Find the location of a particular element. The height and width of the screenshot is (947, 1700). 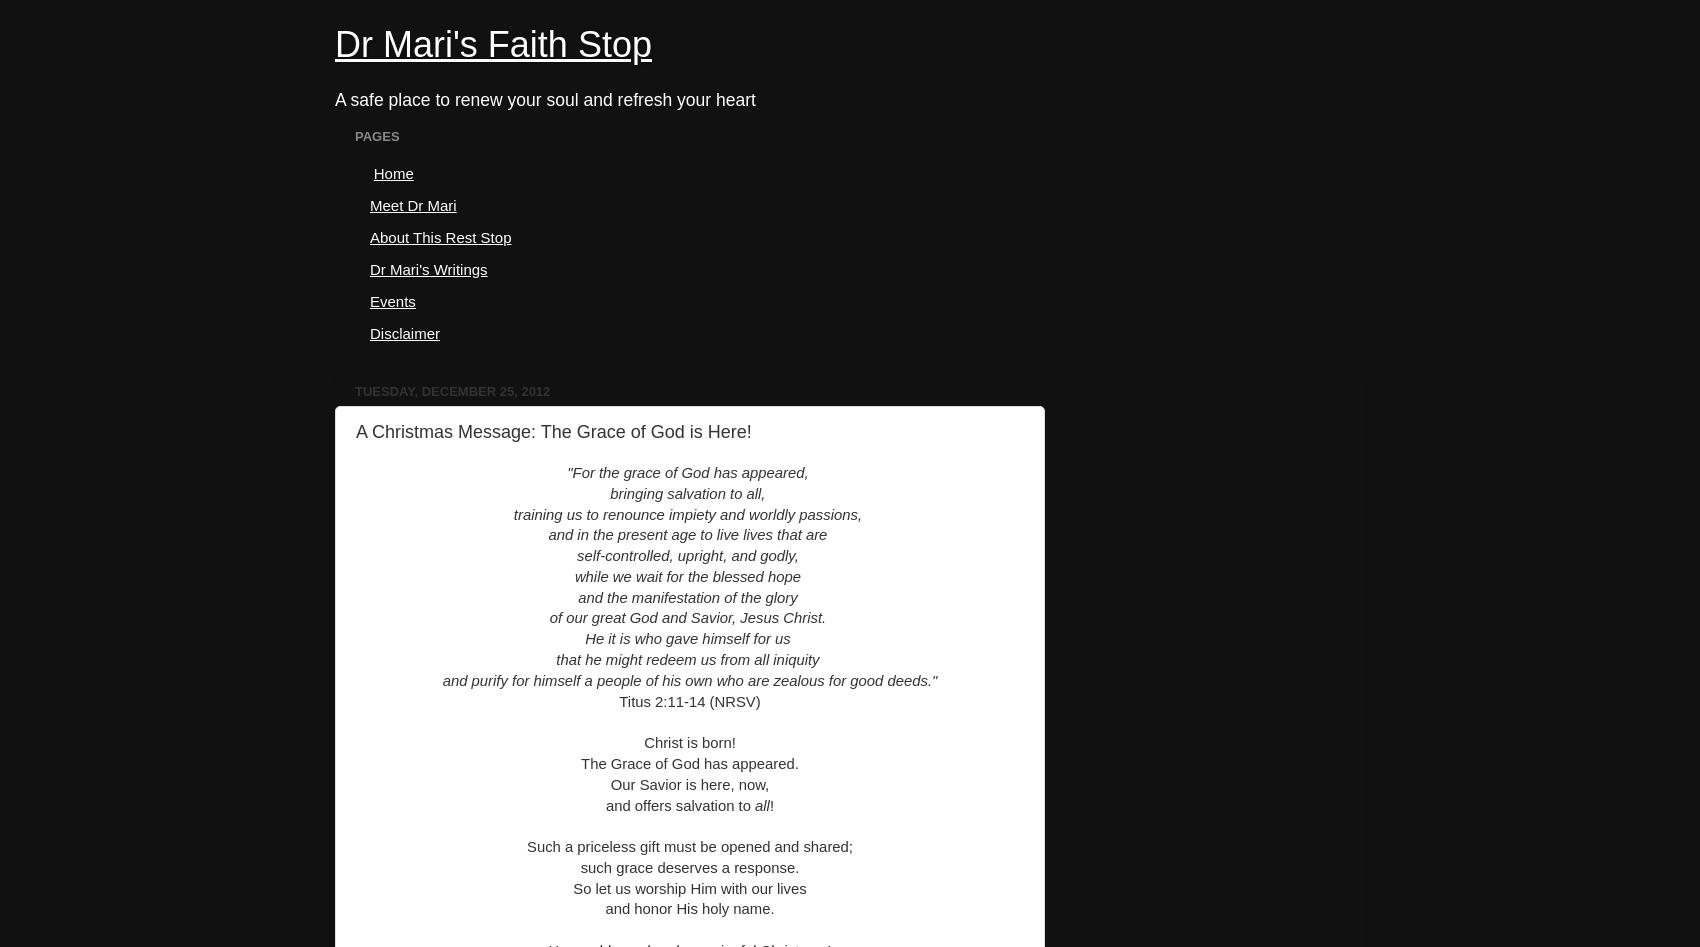

'bringing 
salvation to all,' is located at coordinates (689, 492).